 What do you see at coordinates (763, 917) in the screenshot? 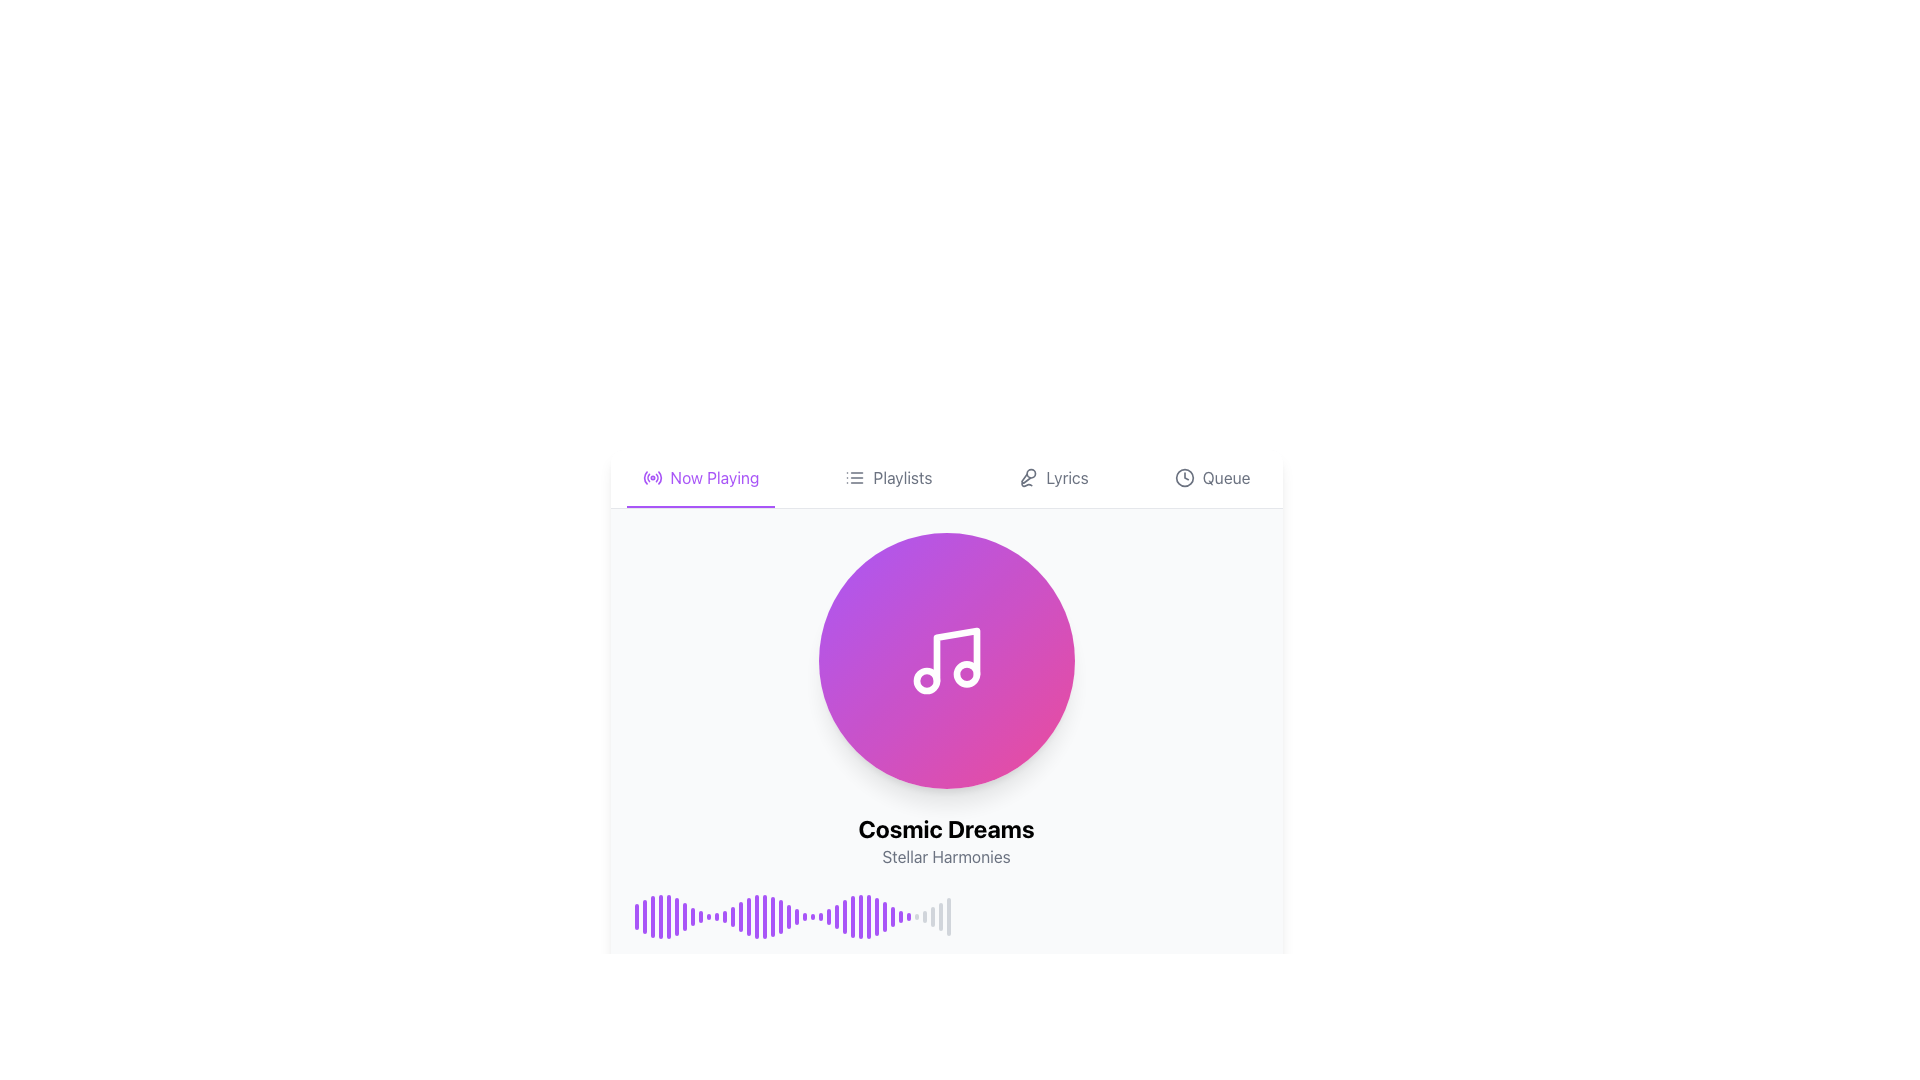
I see `the position of the visual indicator, which is the 17th bar from the left in a sequence of 35 bars, relative to the other bars` at bounding box center [763, 917].